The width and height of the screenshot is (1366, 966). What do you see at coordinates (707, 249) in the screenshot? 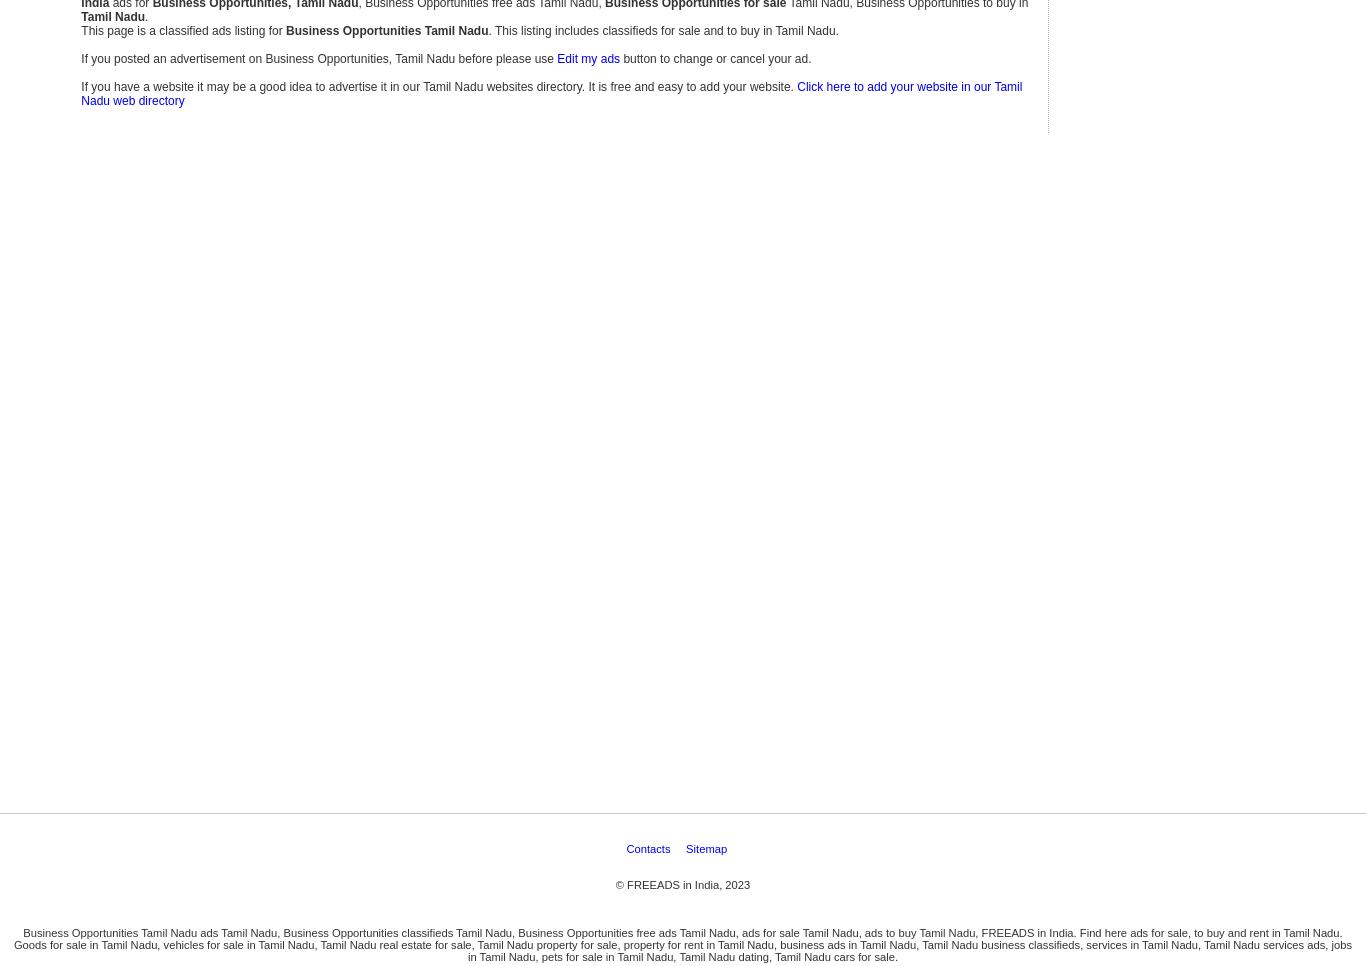
I see `'Sitemap'` at bounding box center [707, 249].